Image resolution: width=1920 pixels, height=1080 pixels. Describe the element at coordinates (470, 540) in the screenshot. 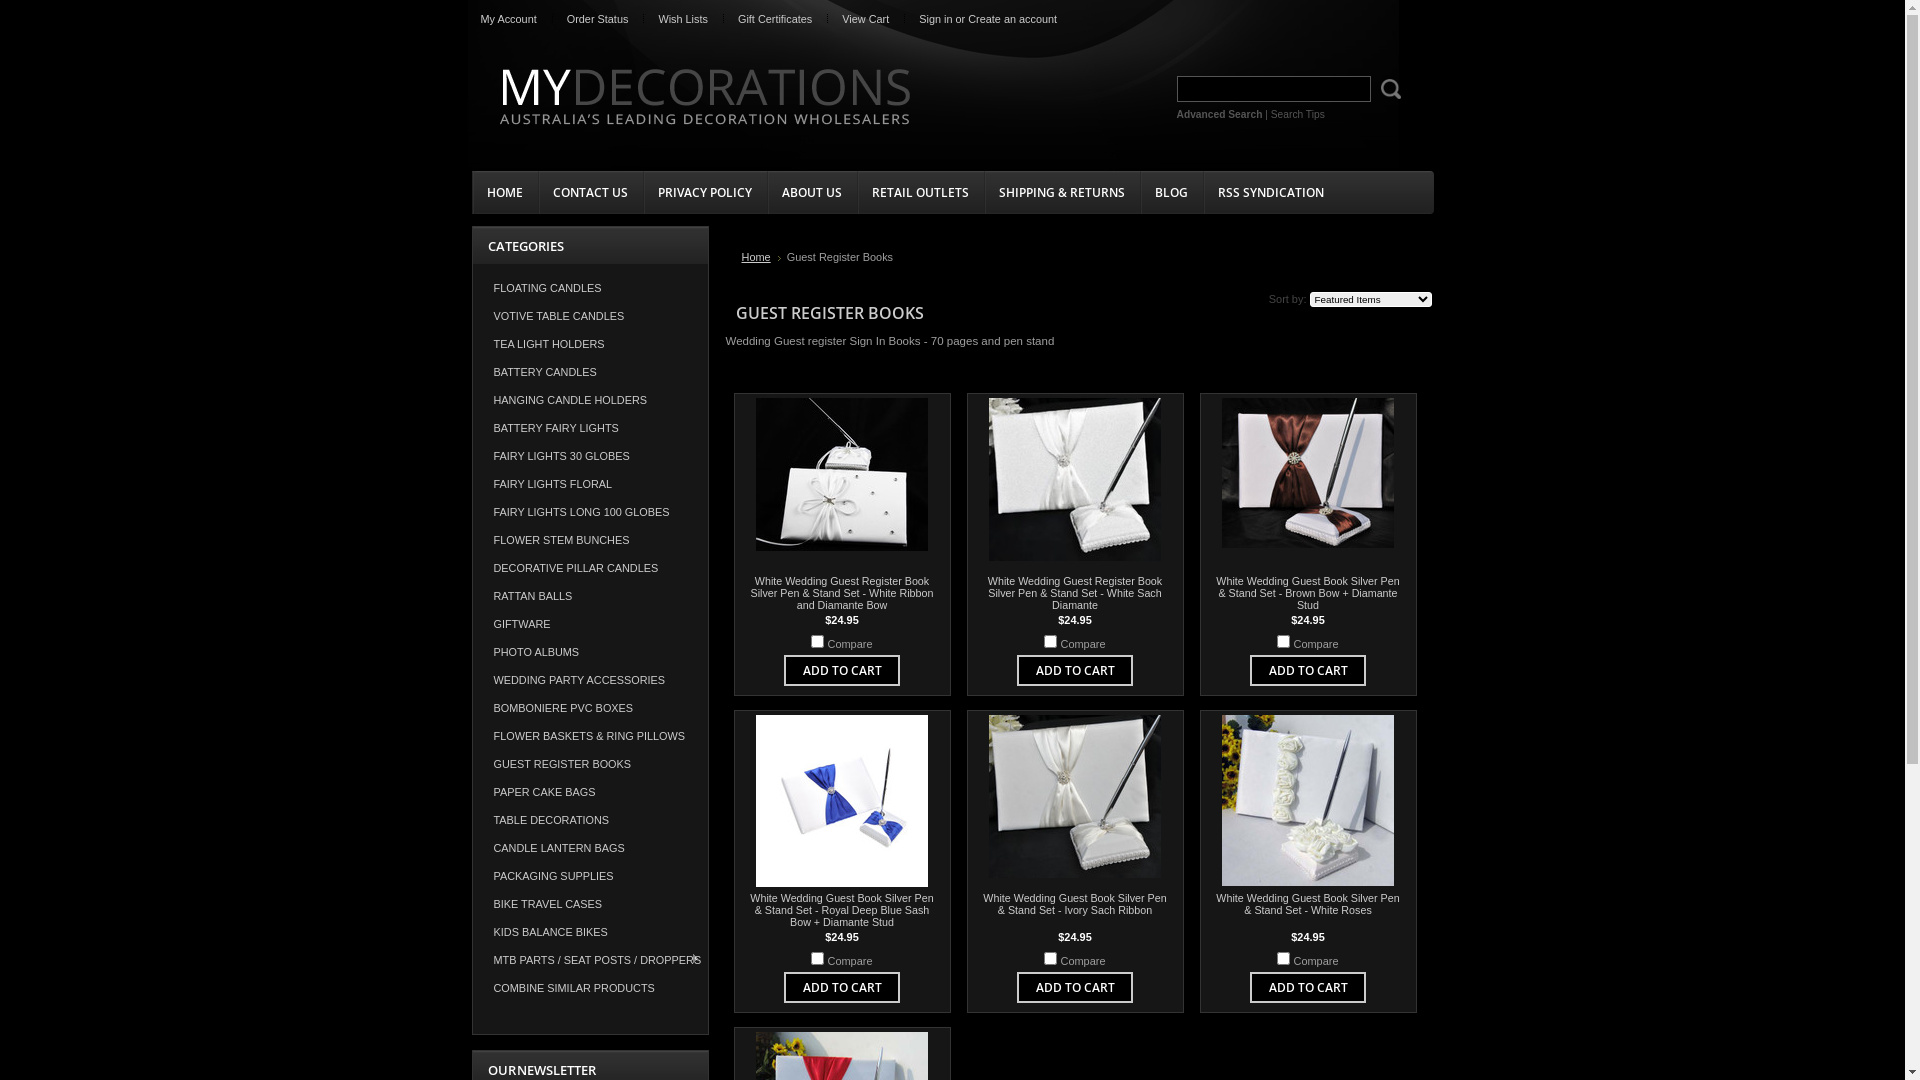

I see `'FLOWER STEM BUNCHES'` at that location.